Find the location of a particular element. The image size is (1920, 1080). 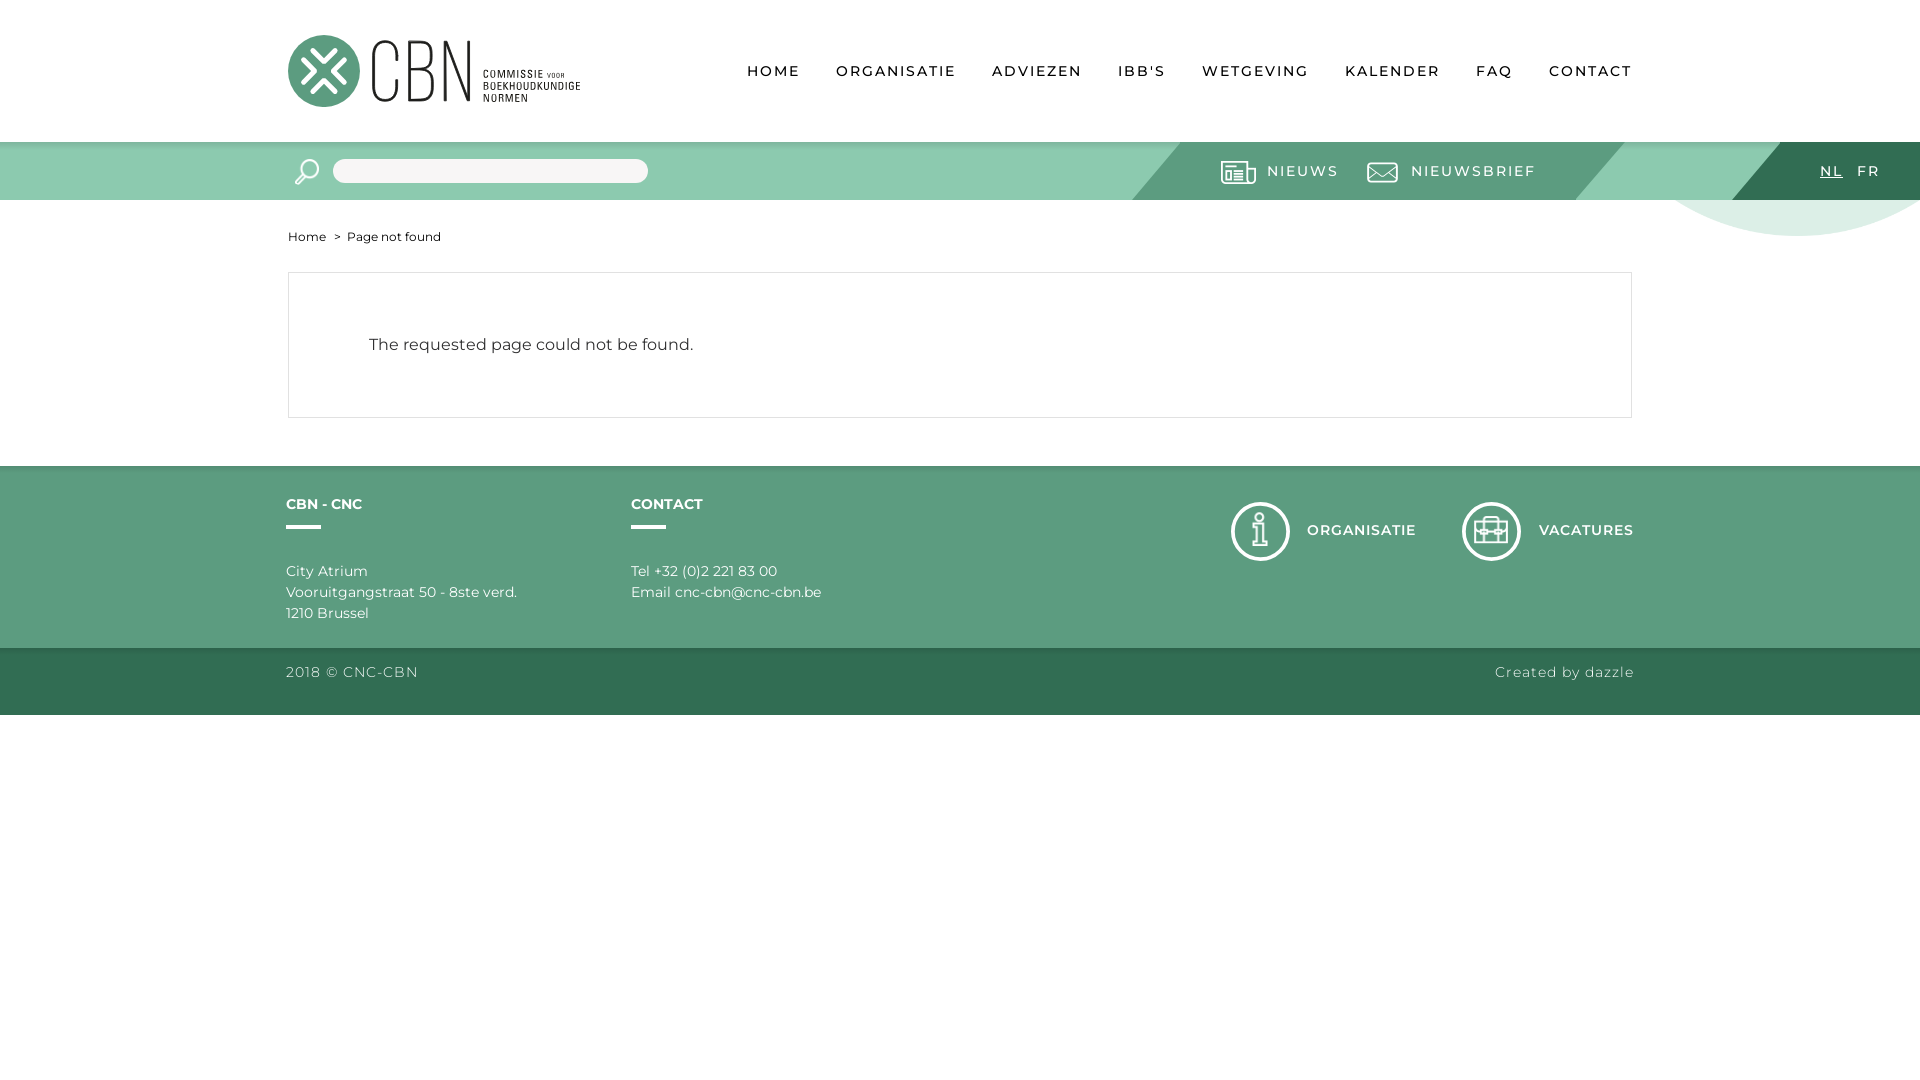

'cnc-cbn@cnc-cbn.be' is located at coordinates (675, 590).